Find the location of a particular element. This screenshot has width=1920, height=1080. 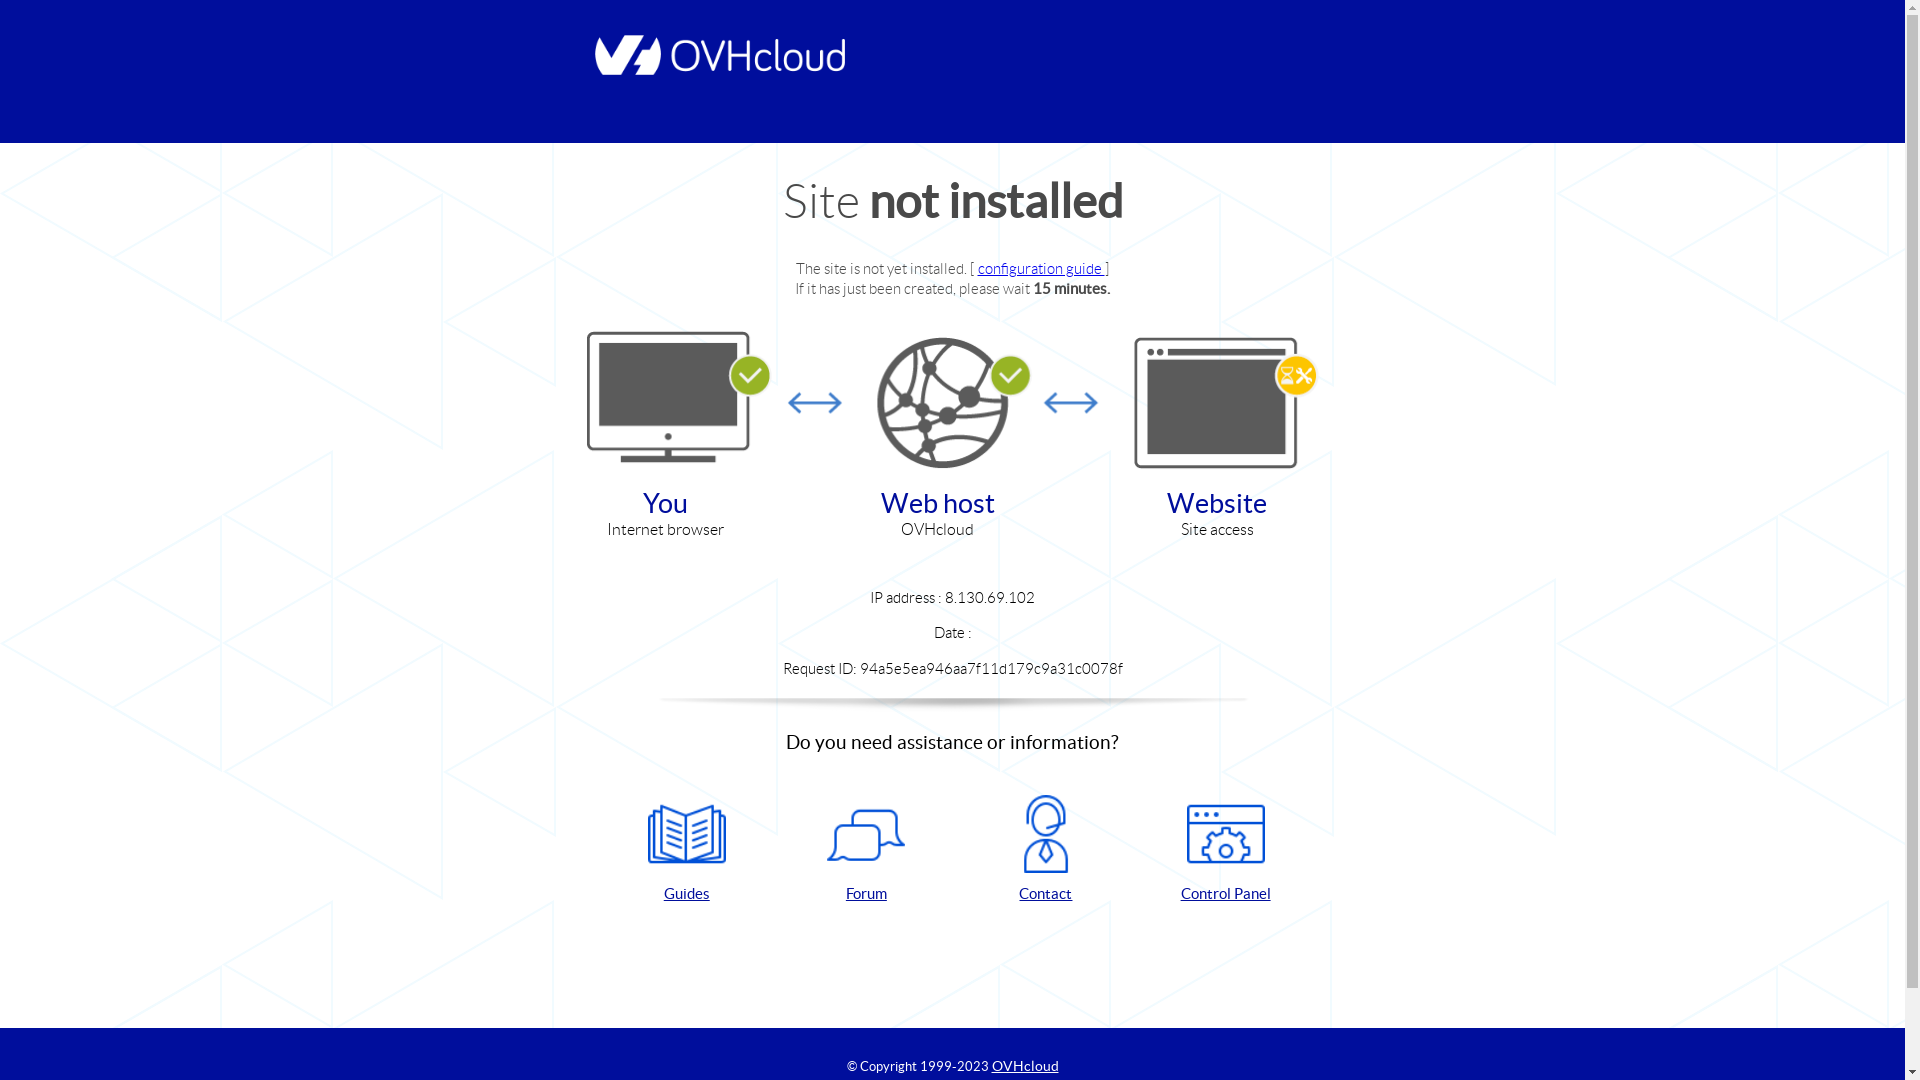

'Control Panel' is located at coordinates (1224, 849).